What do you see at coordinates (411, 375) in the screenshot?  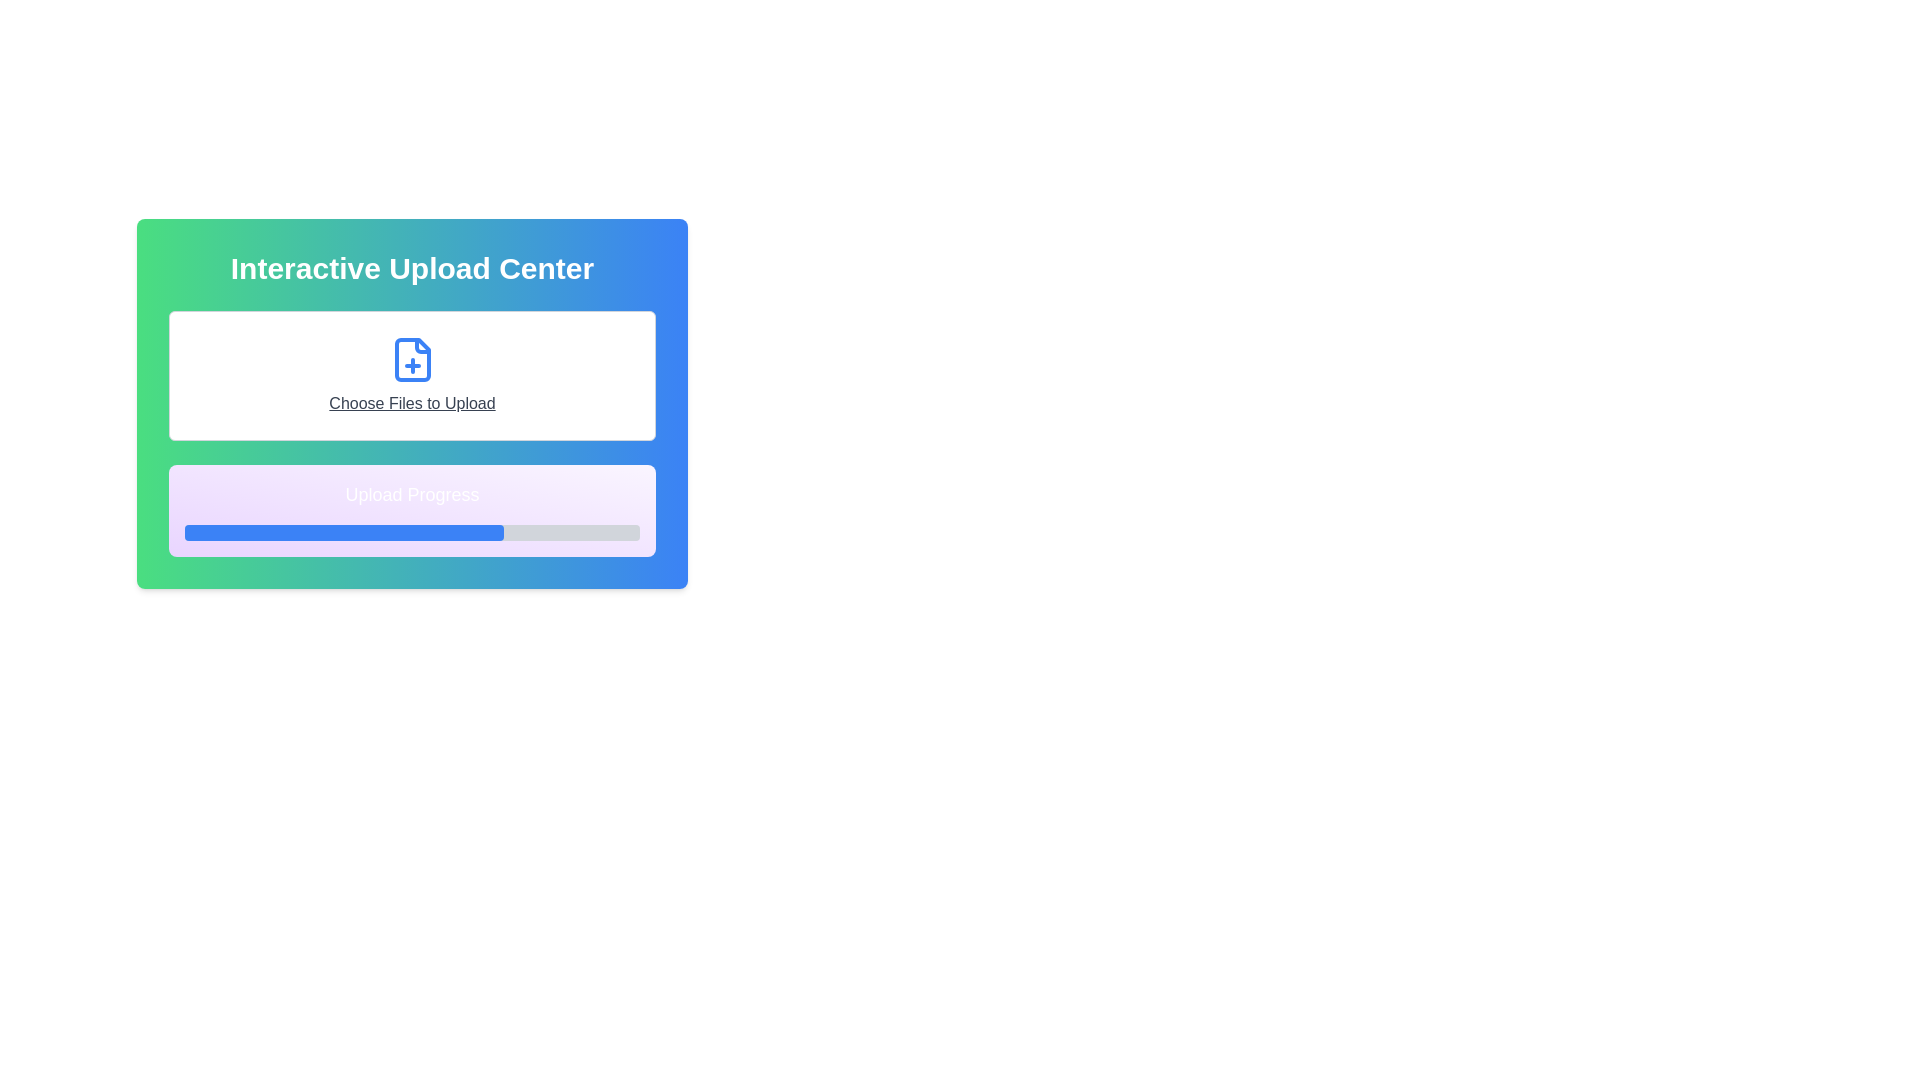 I see `the rectangular button with a white background, gray text, and a blue icon resembling a file with a plus sign, labeled 'Choose Files to Upload'` at bounding box center [411, 375].